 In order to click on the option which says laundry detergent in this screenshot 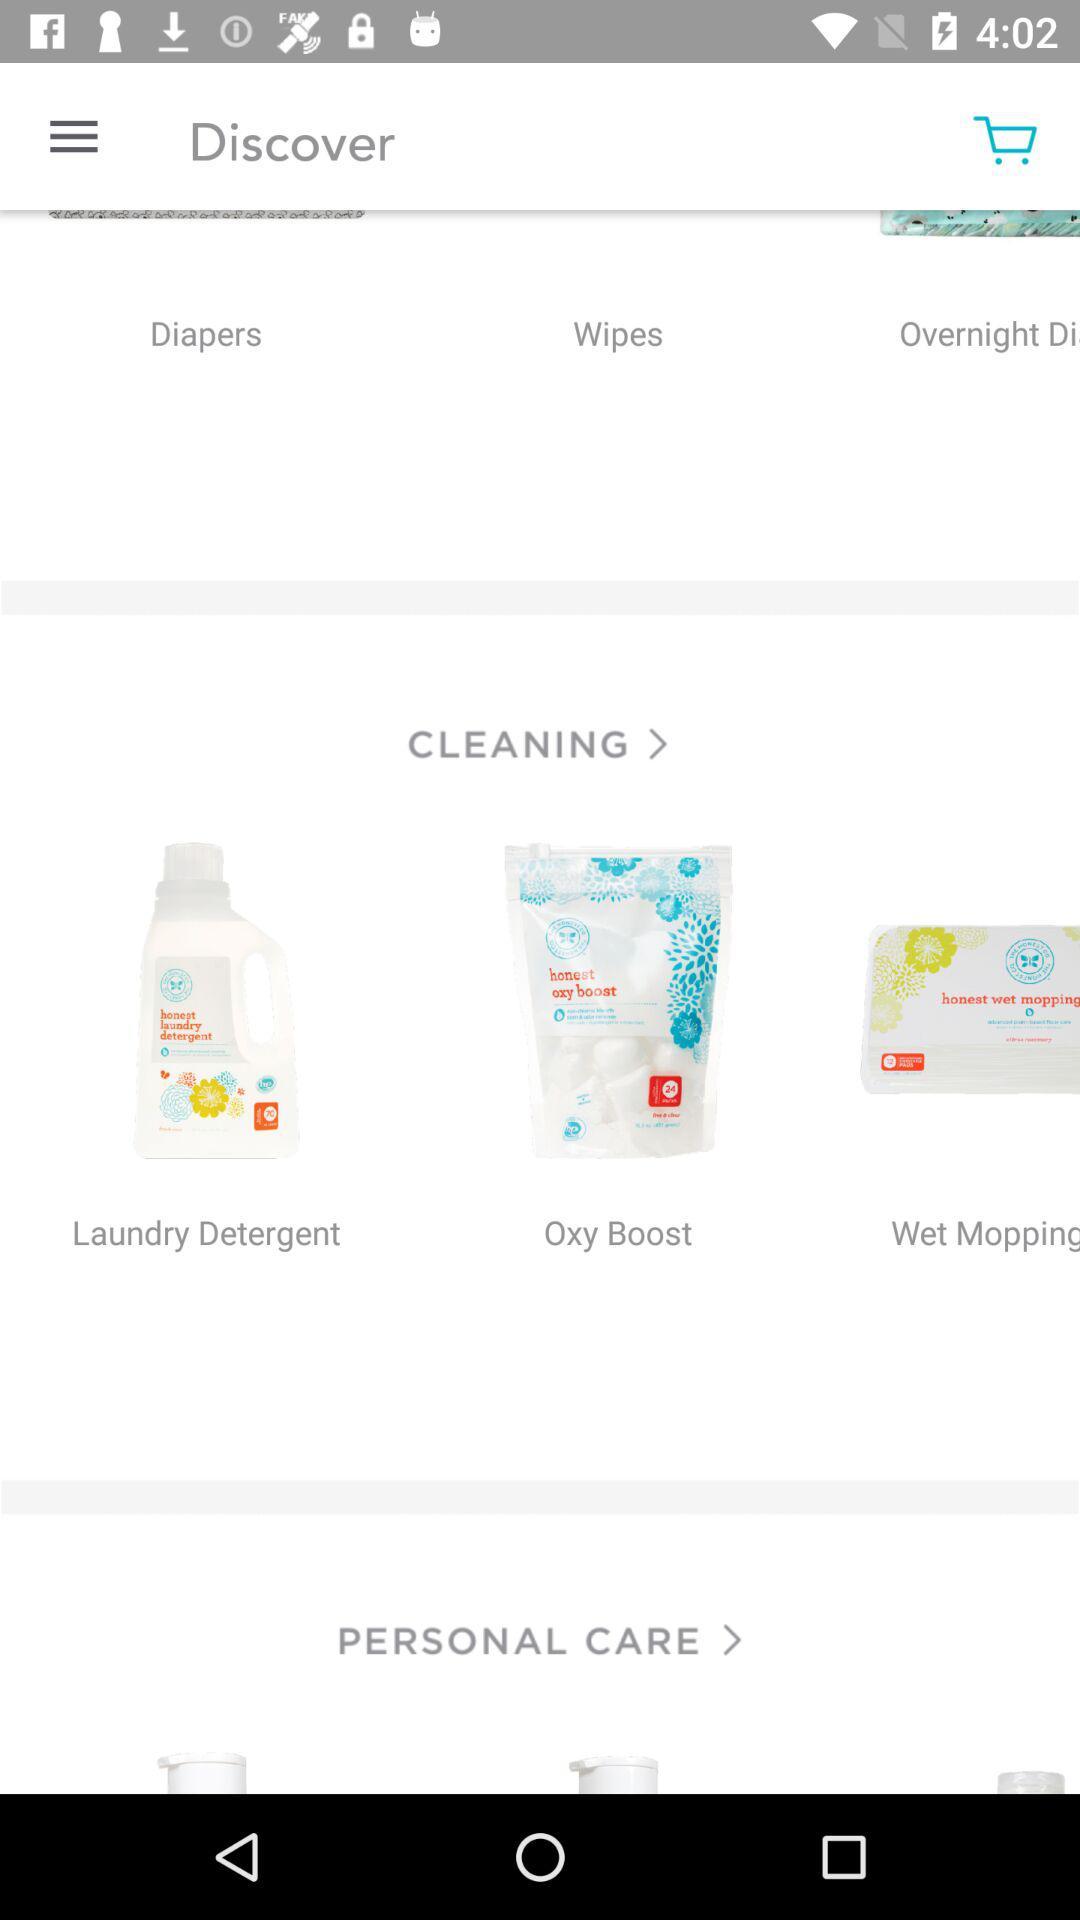, I will do `click(205, 1274)`.